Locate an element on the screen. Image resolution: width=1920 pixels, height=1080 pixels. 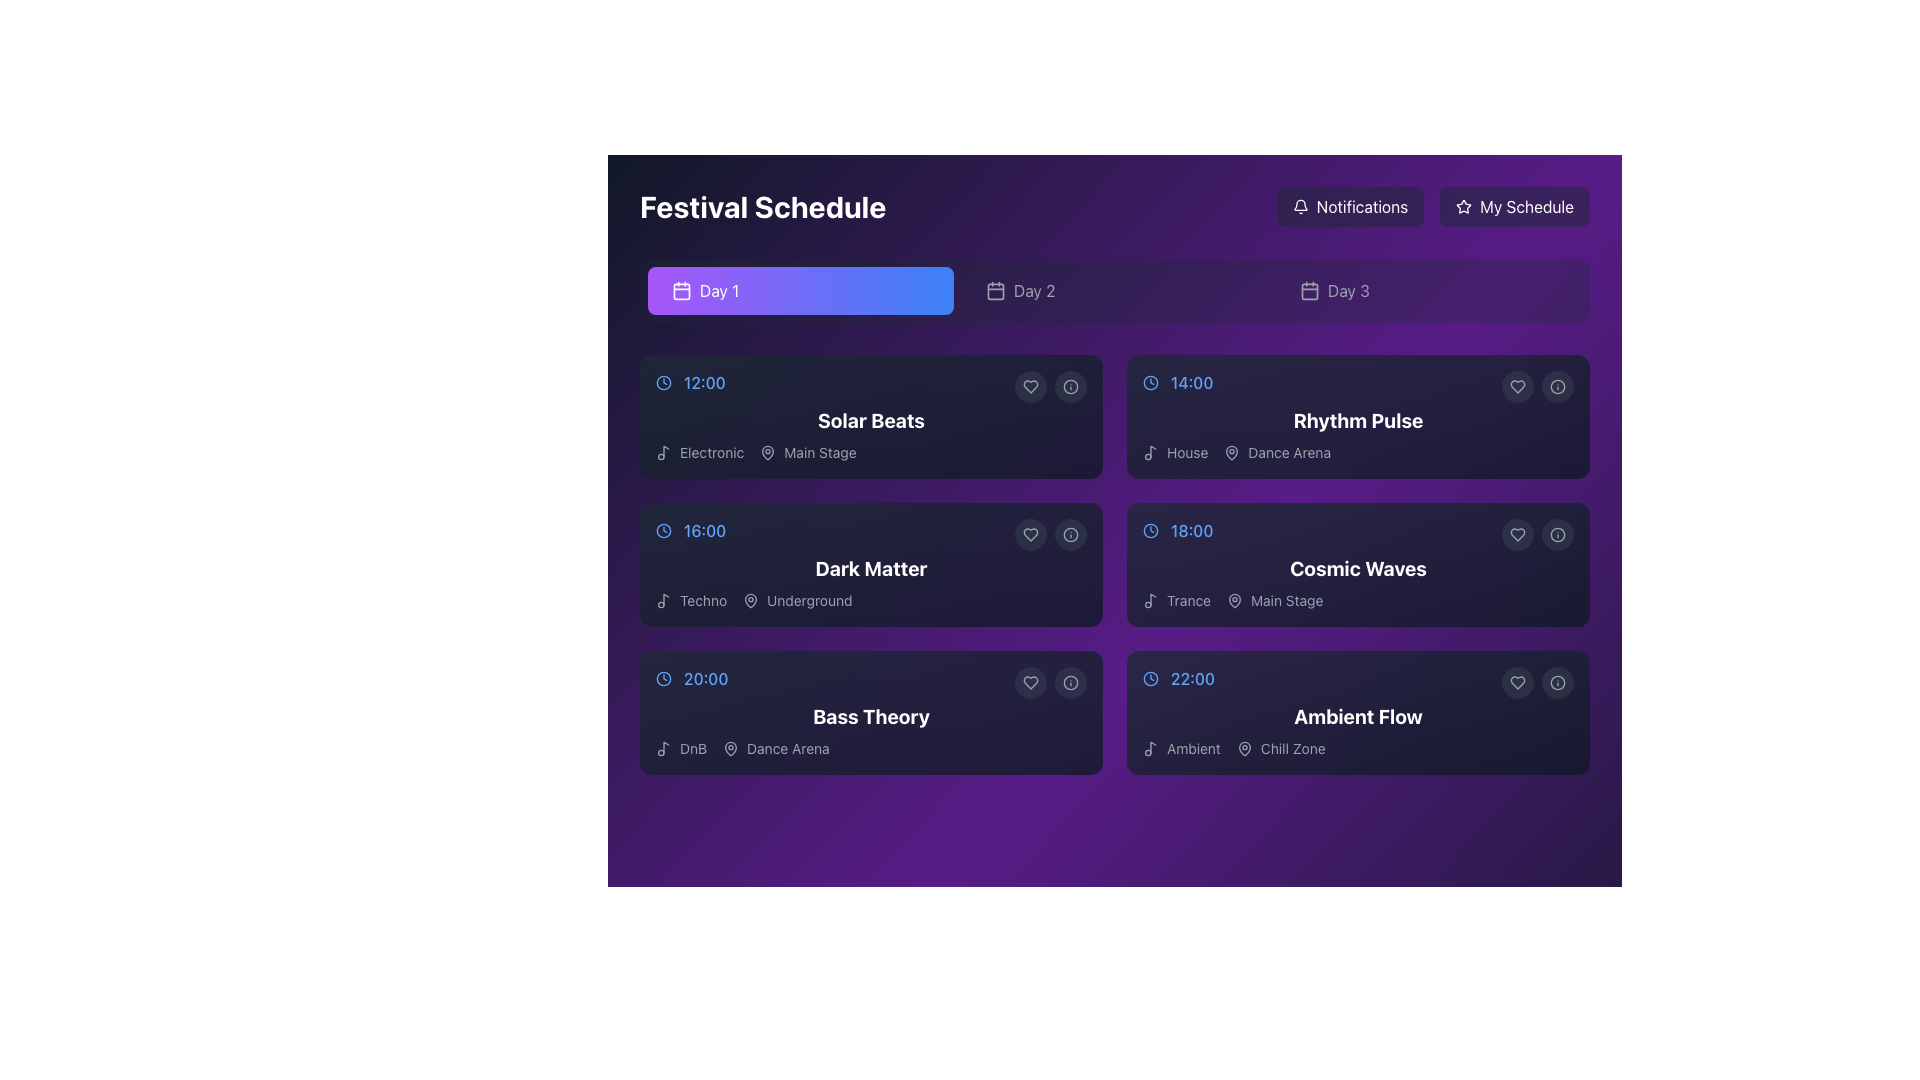
the outlined heart icon located at the top right corner of the 'Solar Beats' event card is located at coordinates (1031, 386).